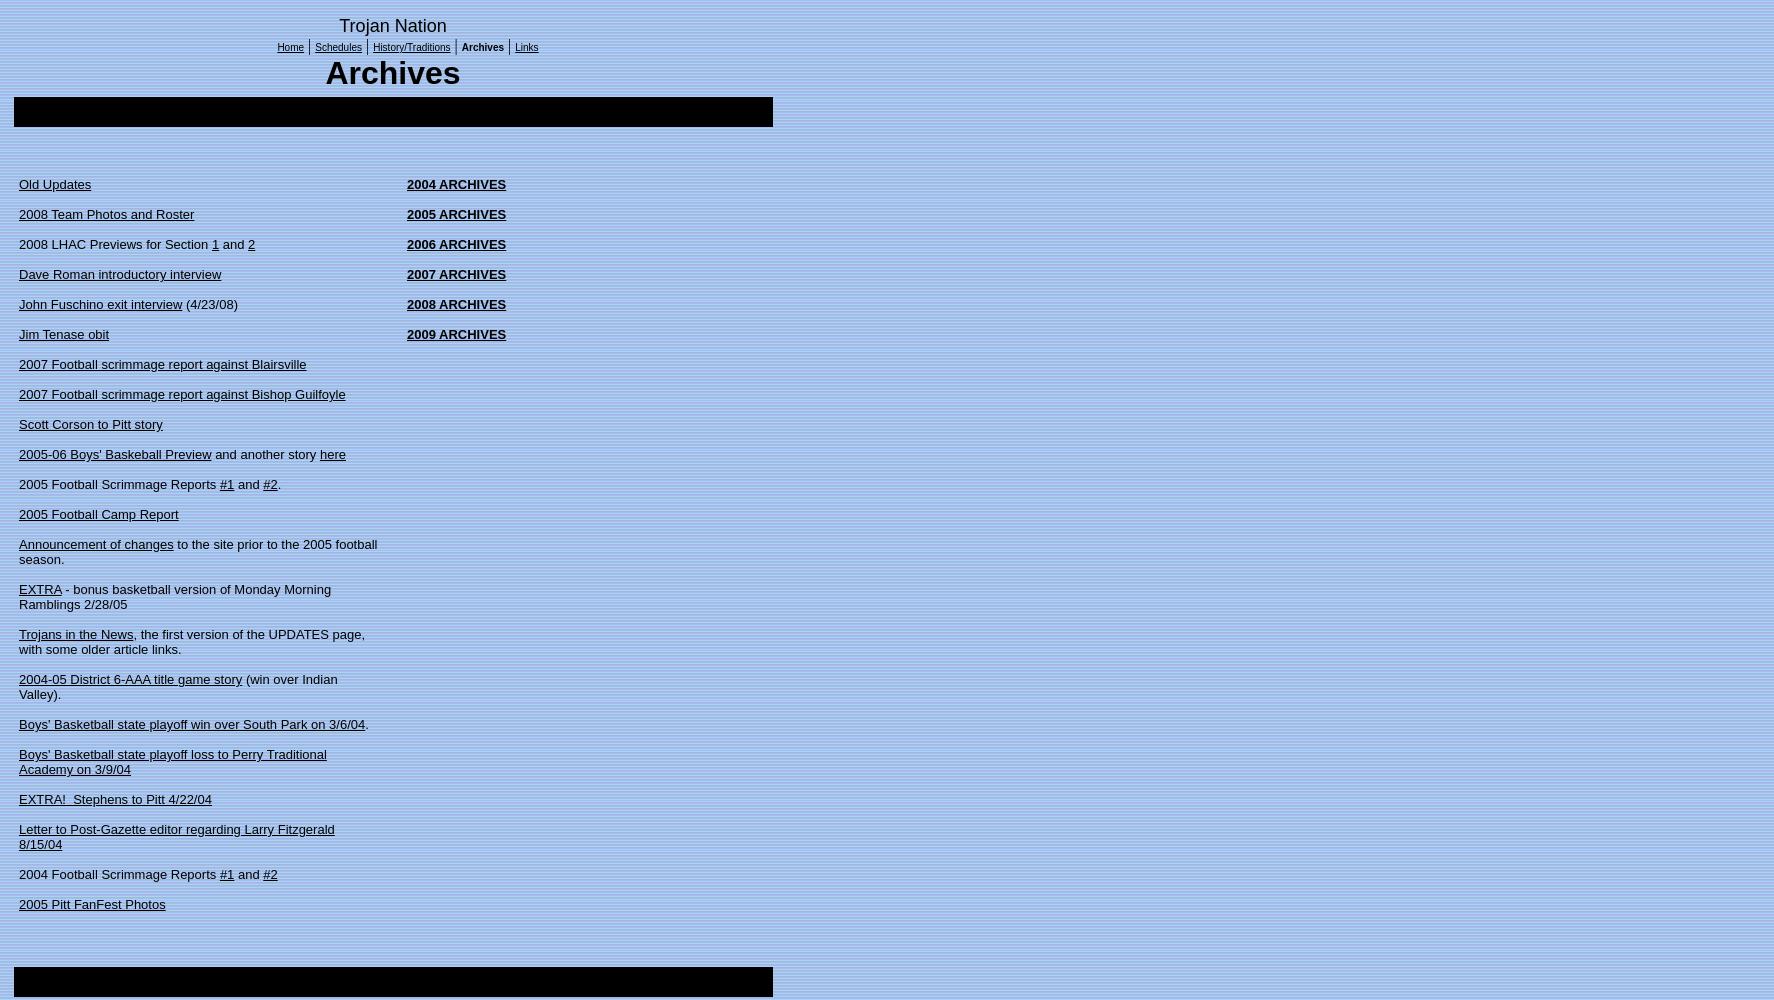  What do you see at coordinates (456, 333) in the screenshot?
I see `'2009 ARCHIVES'` at bounding box center [456, 333].